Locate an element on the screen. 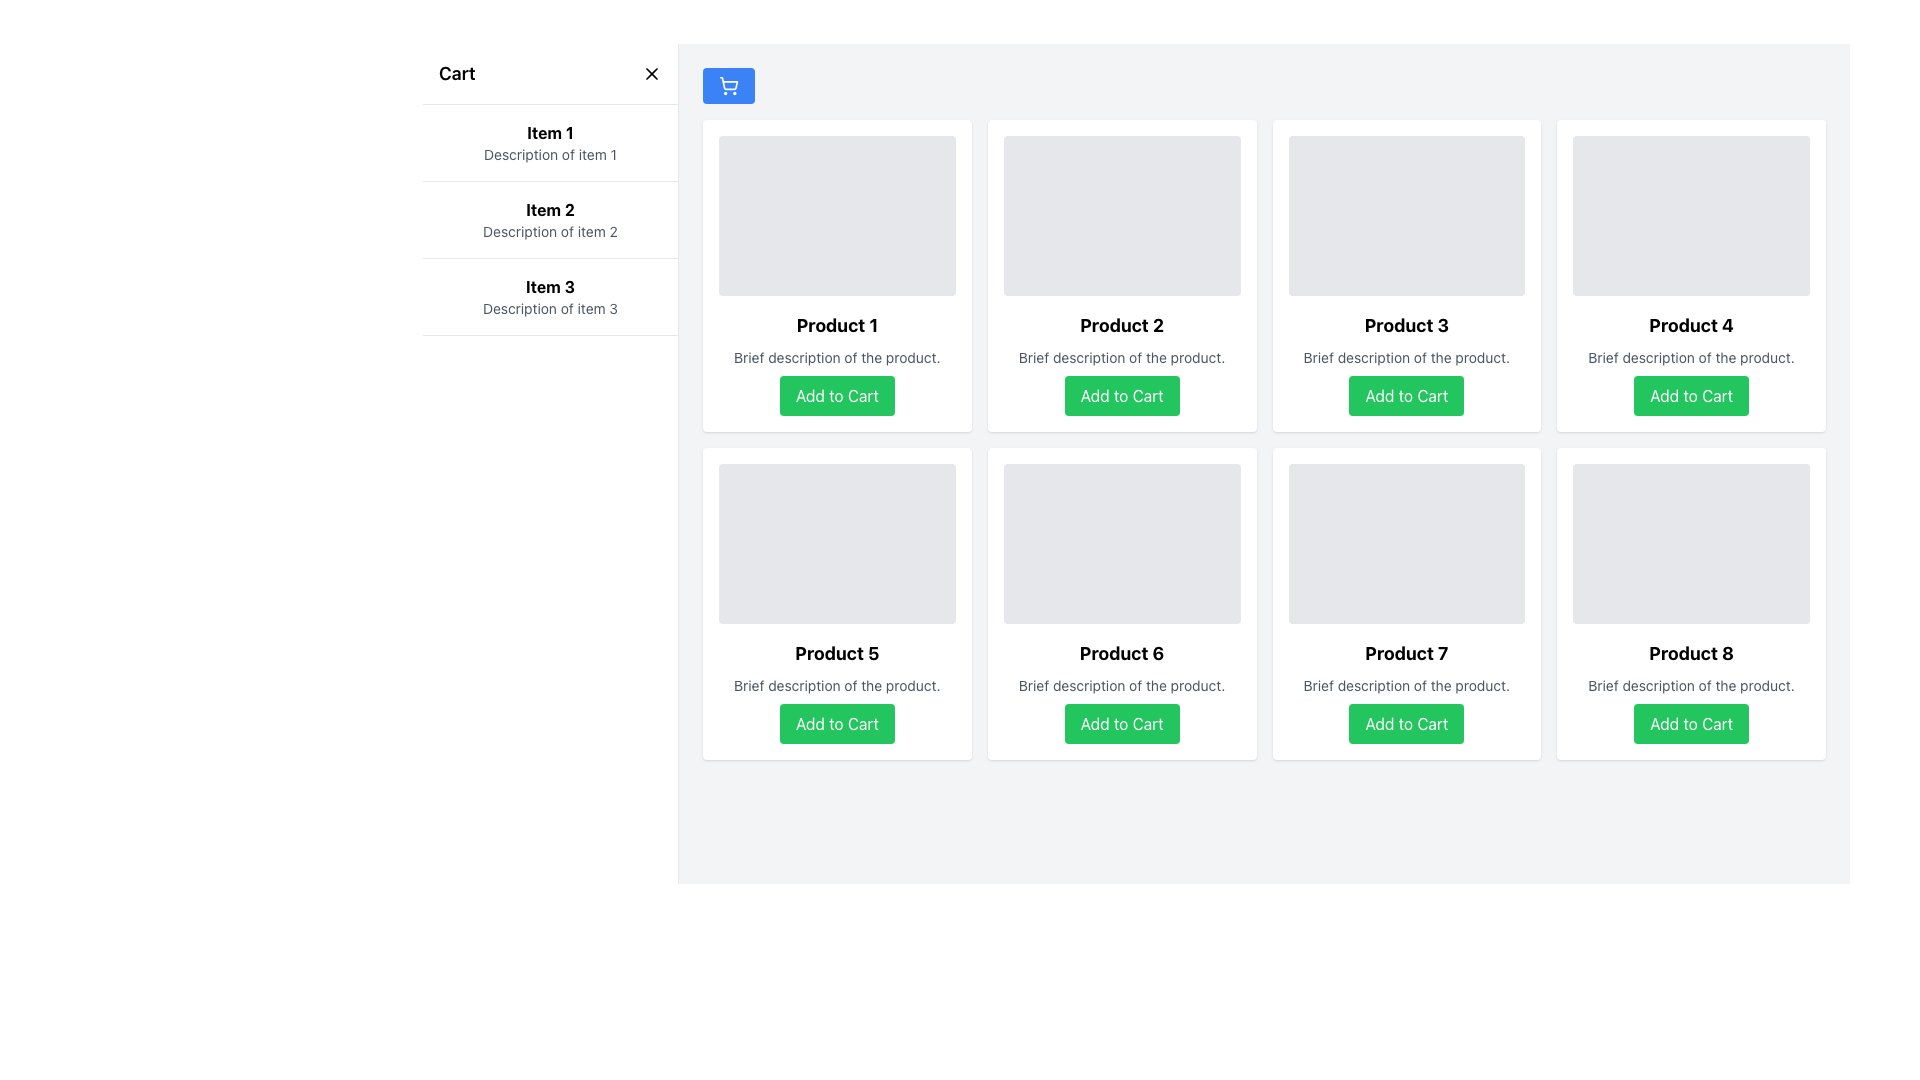 Image resolution: width=1920 pixels, height=1080 pixels. the light gray decorative block with rounded corners located above the 'Add to Cart' button in the 'Product 2' card is located at coordinates (1122, 216).